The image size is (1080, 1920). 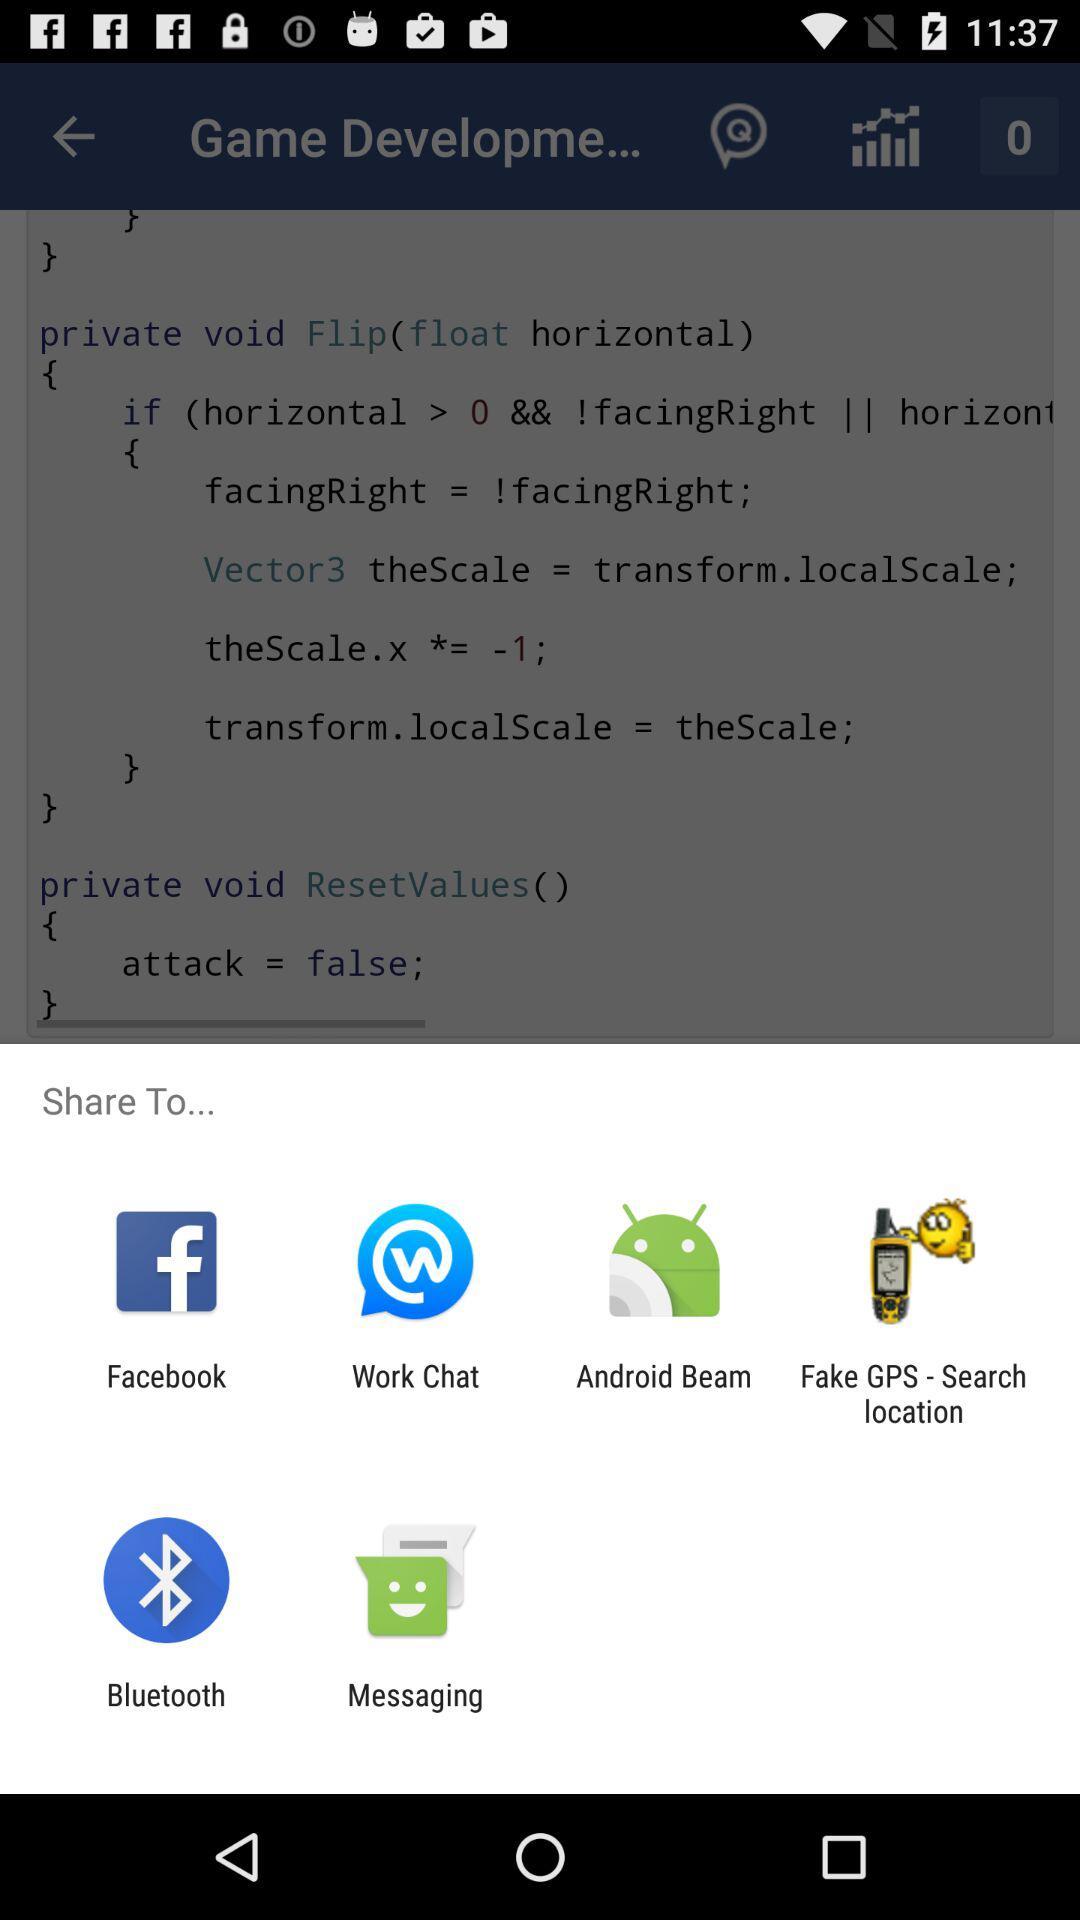 I want to click on icon next to the android beam icon, so click(x=414, y=1392).